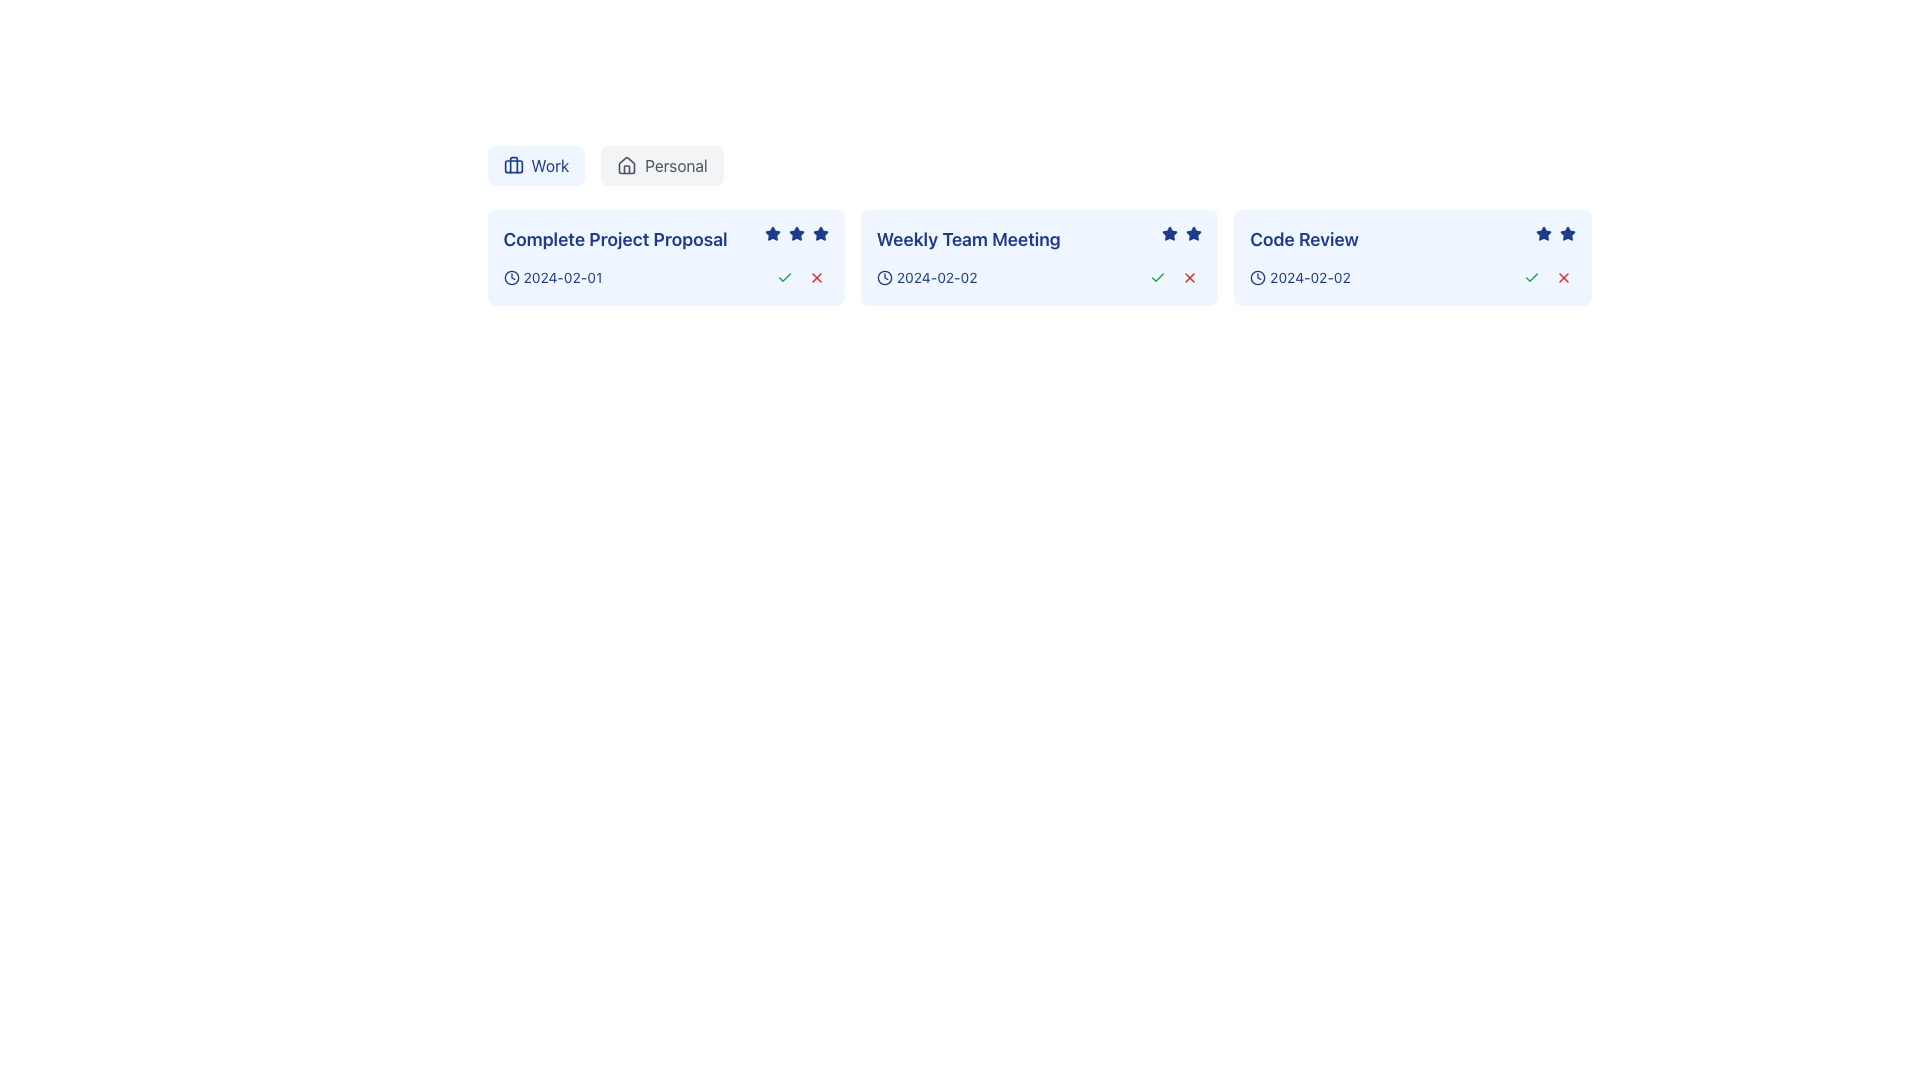 The height and width of the screenshot is (1080, 1920). I want to click on the small red 'X' button located at the top-right corner of the 'Code Review' card, so click(1562, 277).